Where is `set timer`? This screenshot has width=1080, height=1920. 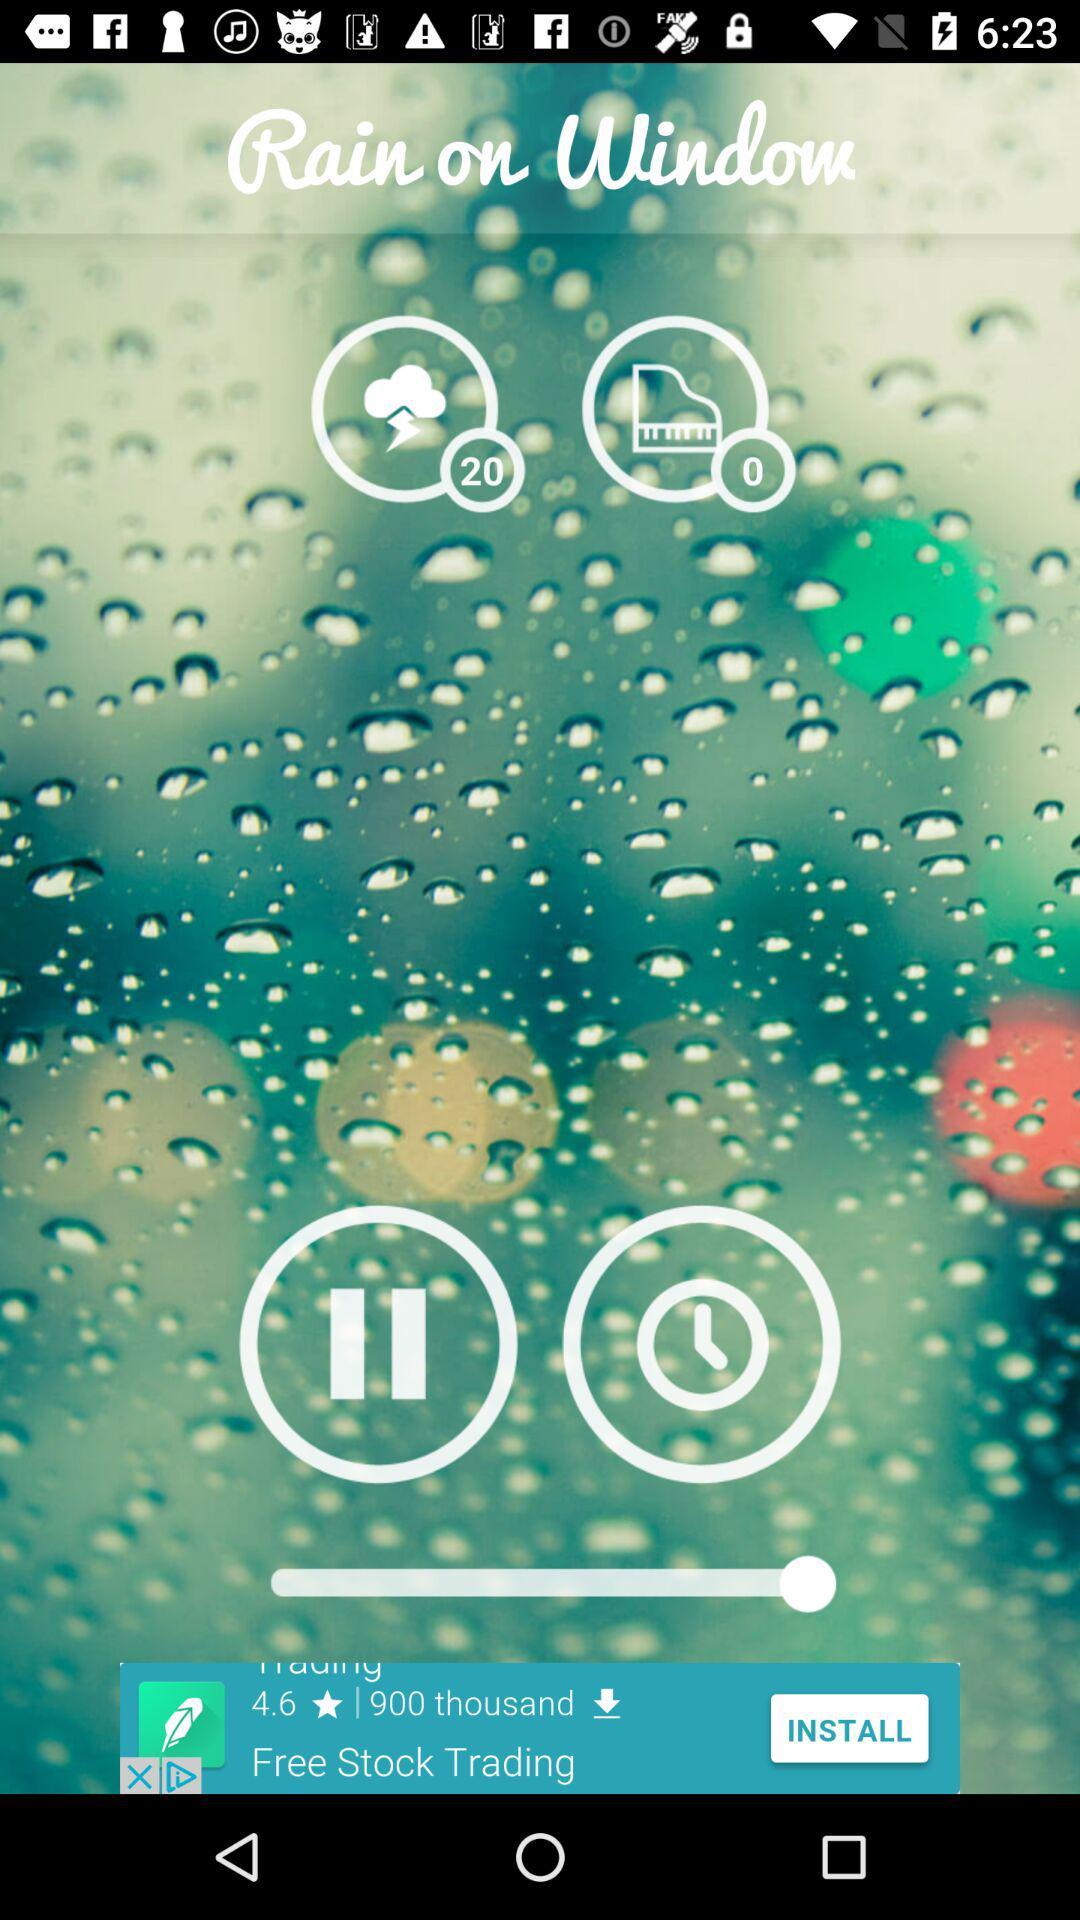 set timer is located at coordinates (700, 1343).